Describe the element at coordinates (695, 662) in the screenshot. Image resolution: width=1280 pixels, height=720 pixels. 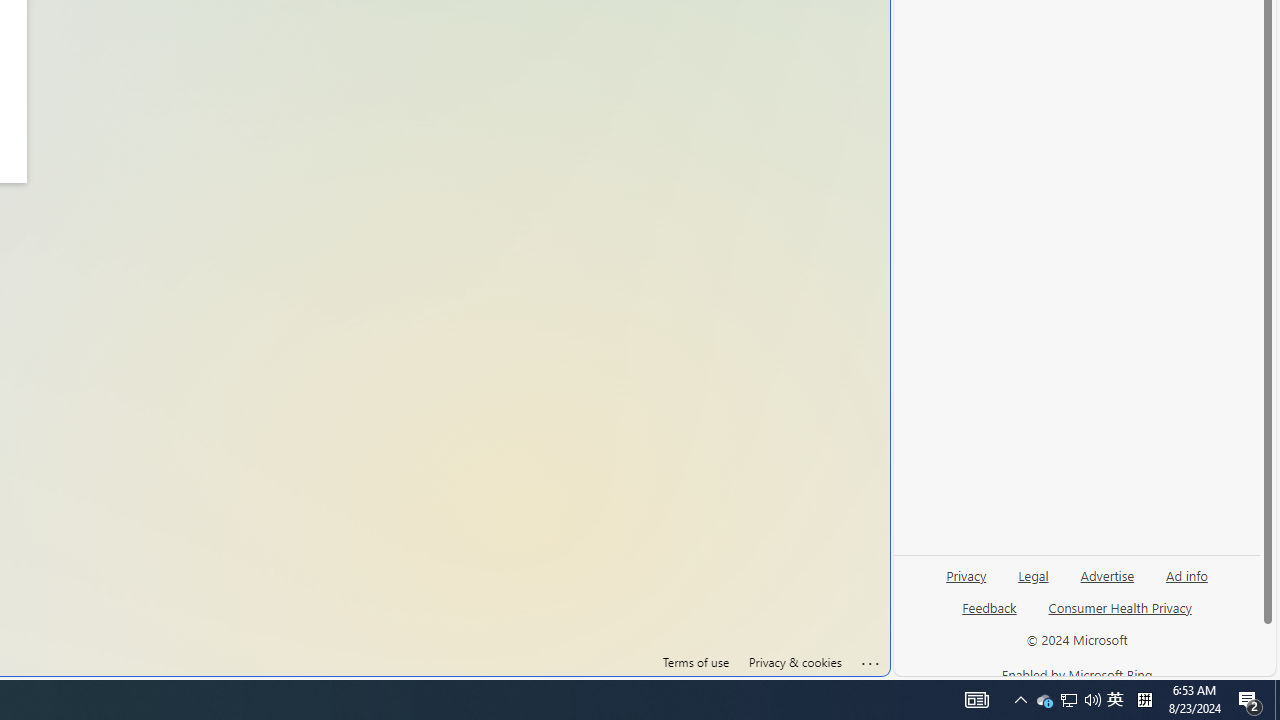
I see `'Terms of use'` at that location.